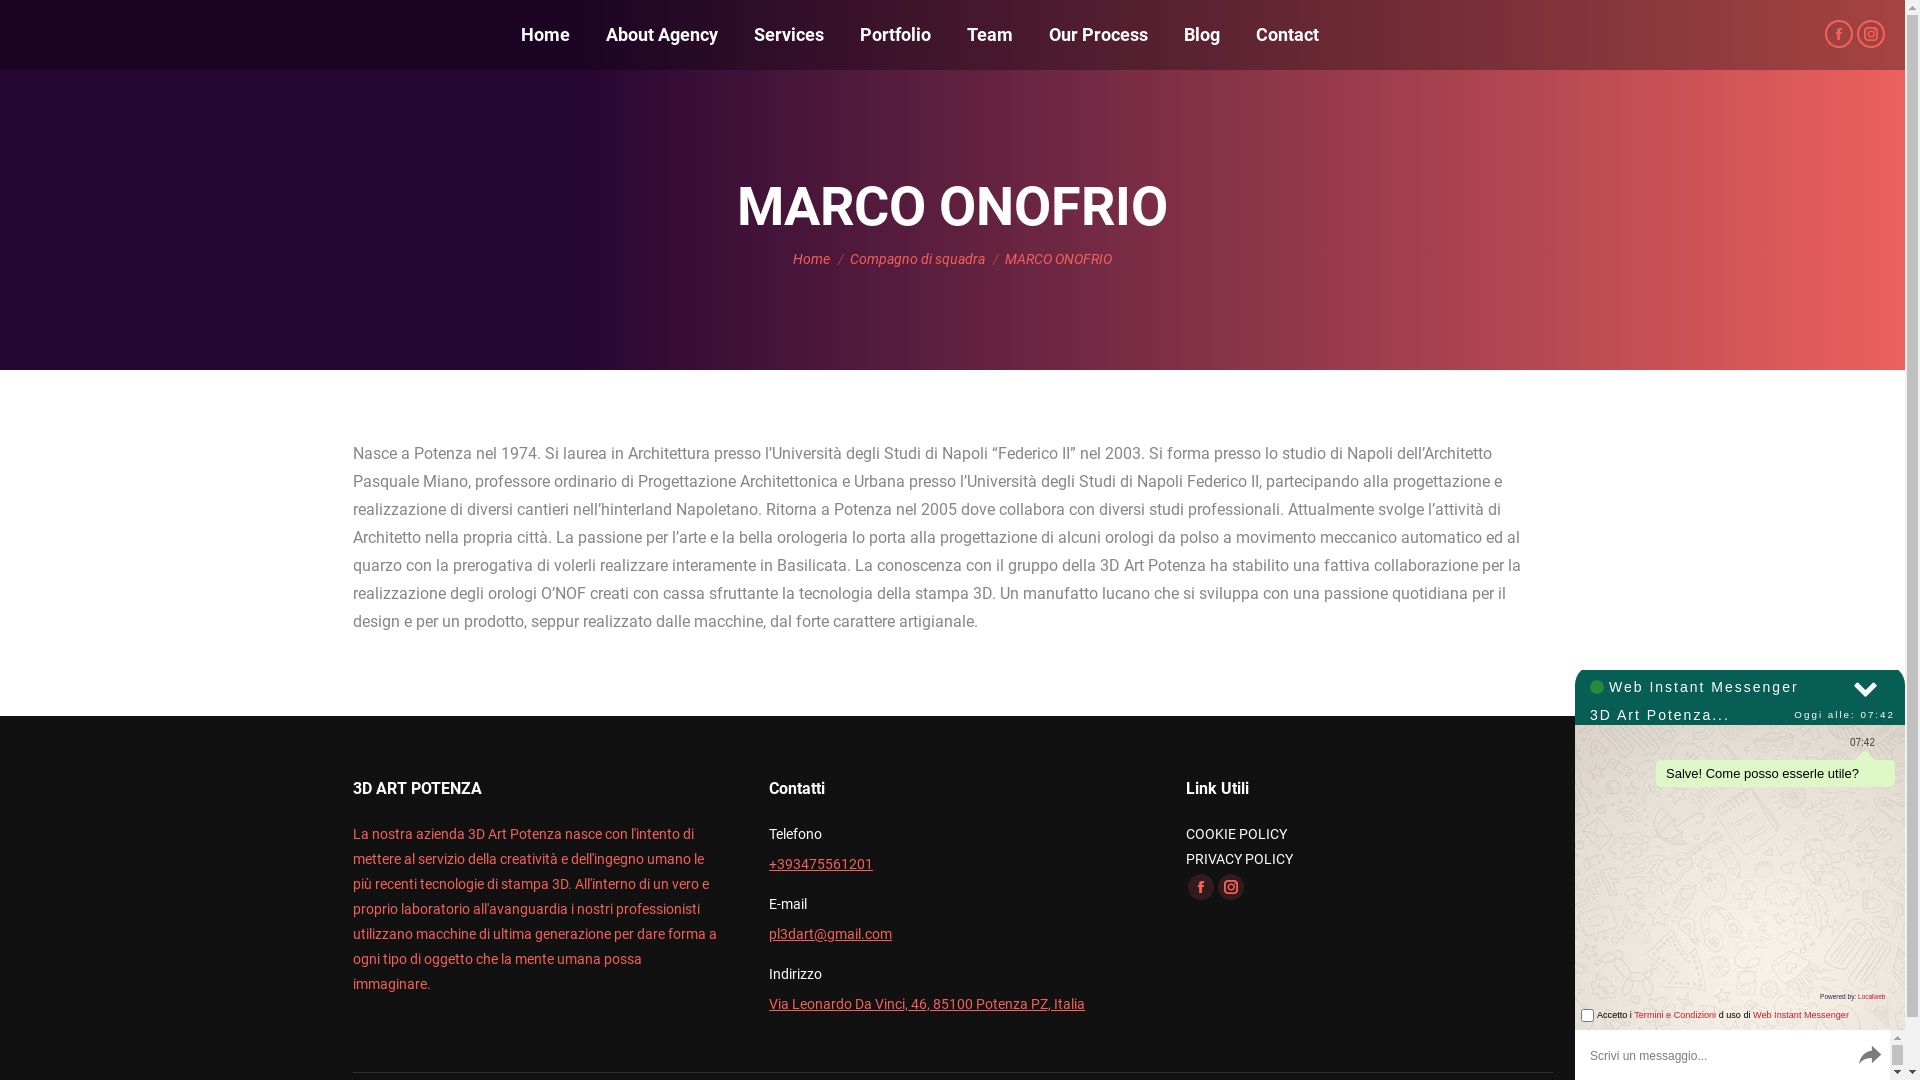  I want to click on 'Contact', so click(1287, 34).